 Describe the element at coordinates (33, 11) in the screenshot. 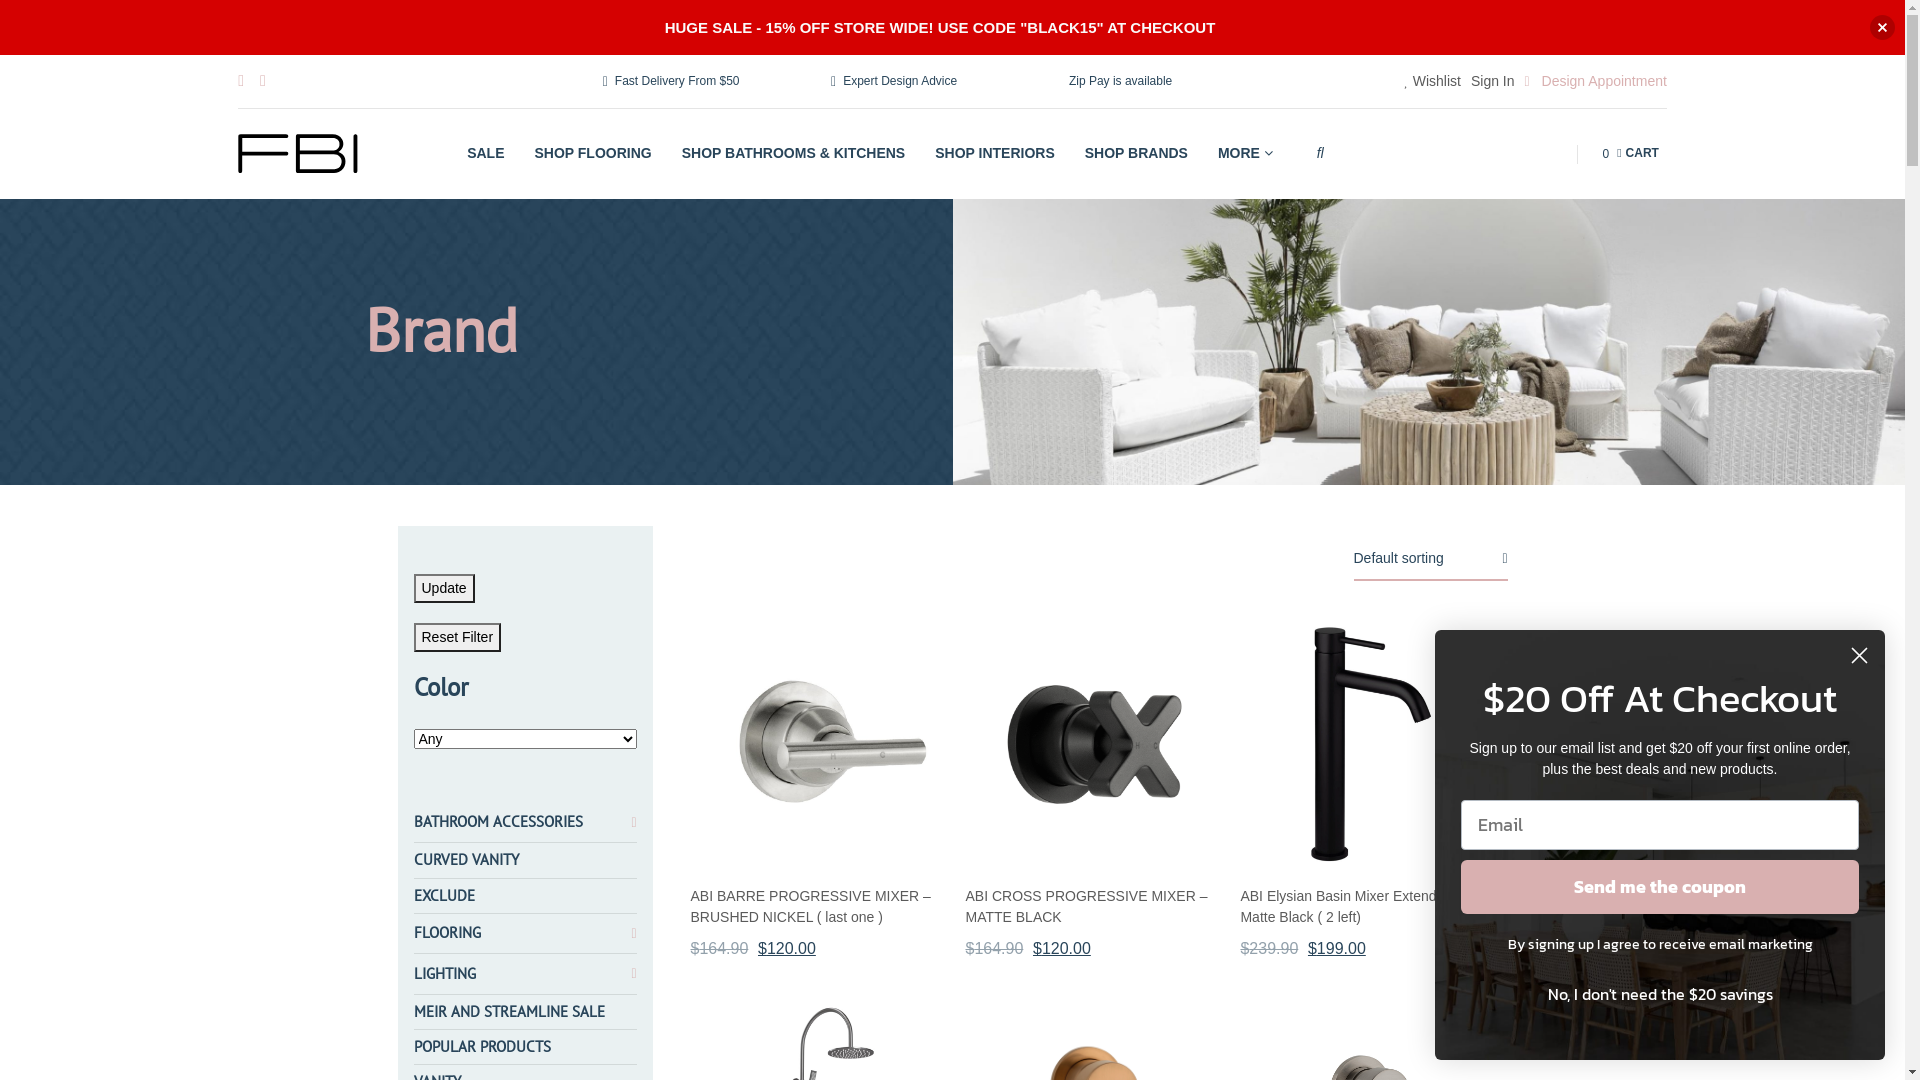

I see `'Submit'` at that location.